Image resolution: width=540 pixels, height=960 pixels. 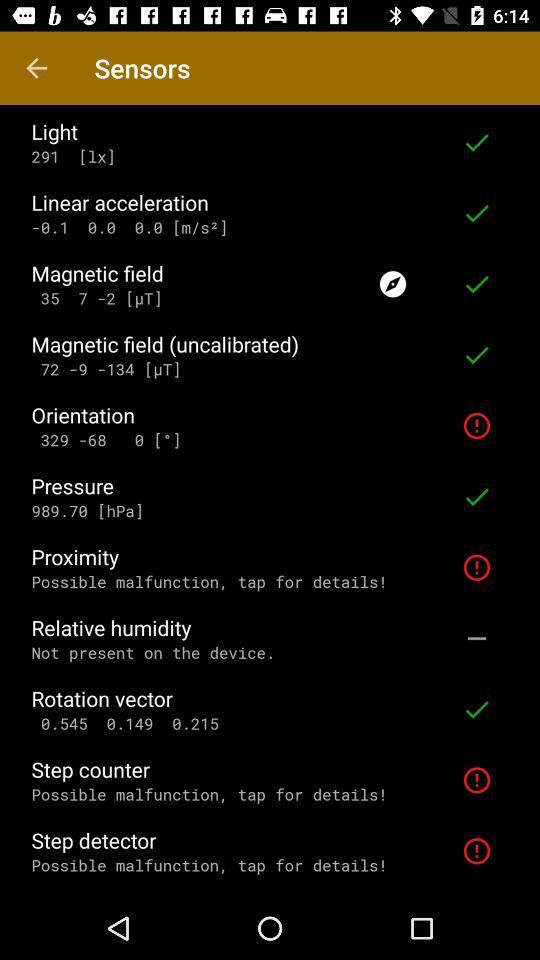 I want to click on item above light, so click(x=36, y=68).